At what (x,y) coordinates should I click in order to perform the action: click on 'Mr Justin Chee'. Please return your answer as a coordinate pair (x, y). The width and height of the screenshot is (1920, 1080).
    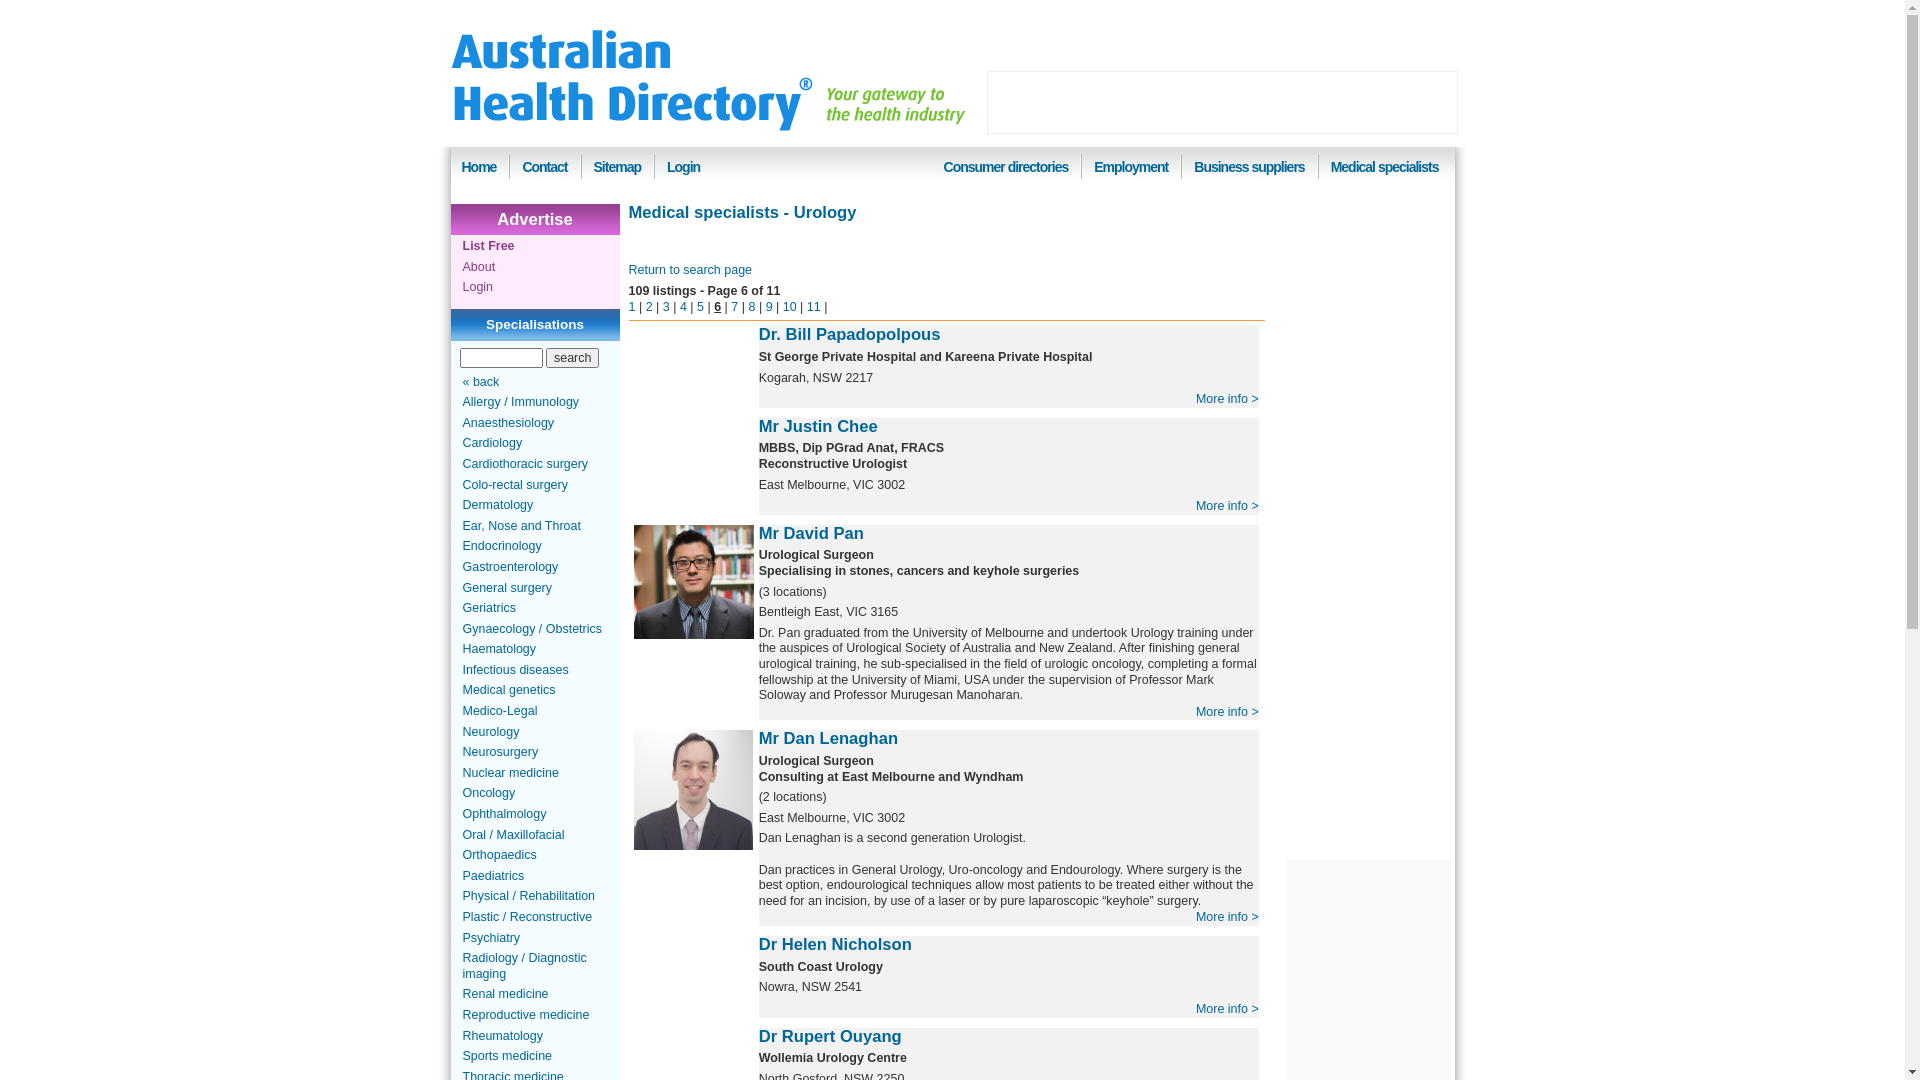
    Looking at the image, I should click on (818, 425).